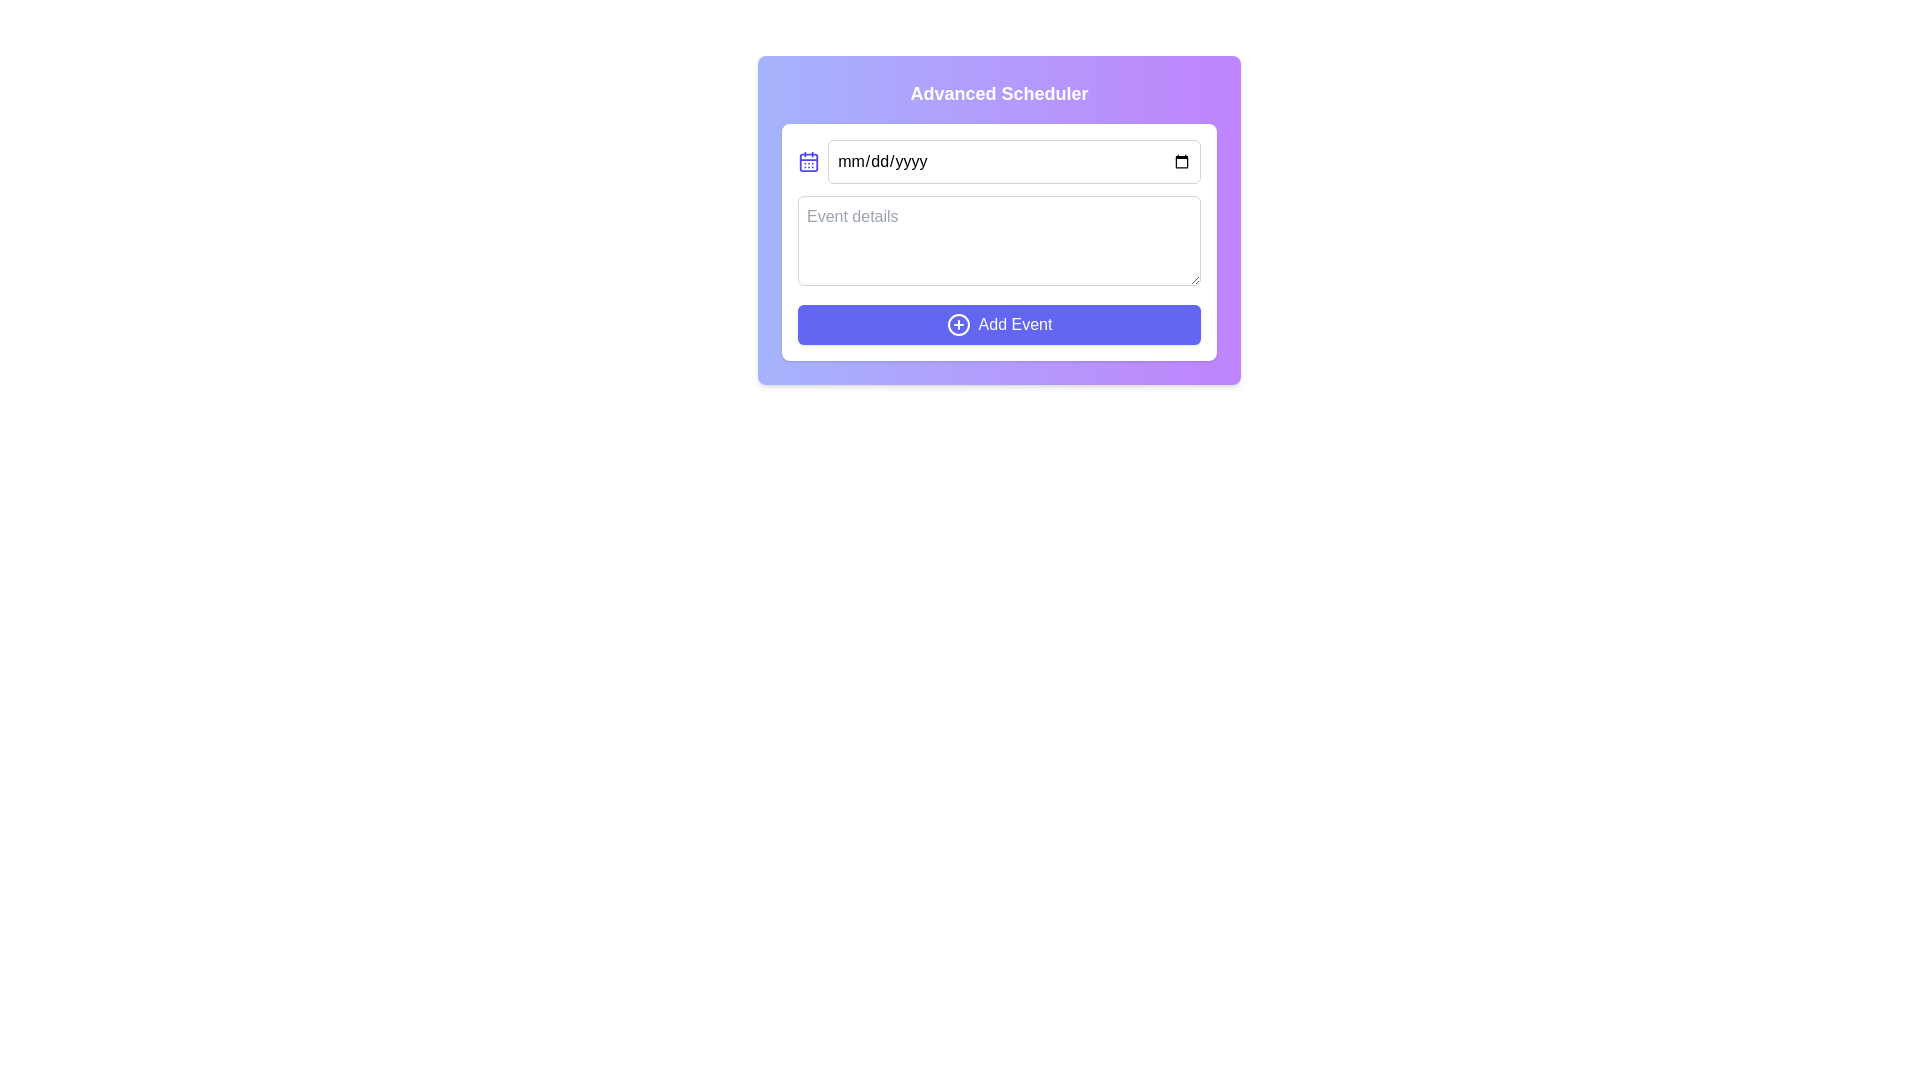  Describe the element at coordinates (1014, 161) in the screenshot. I see `a date from the date input field located within the 'Advanced Scheduler' modal, positioned to the right of the calendar icon, in the first row of inputs above the 'Event details' text area` at that location.